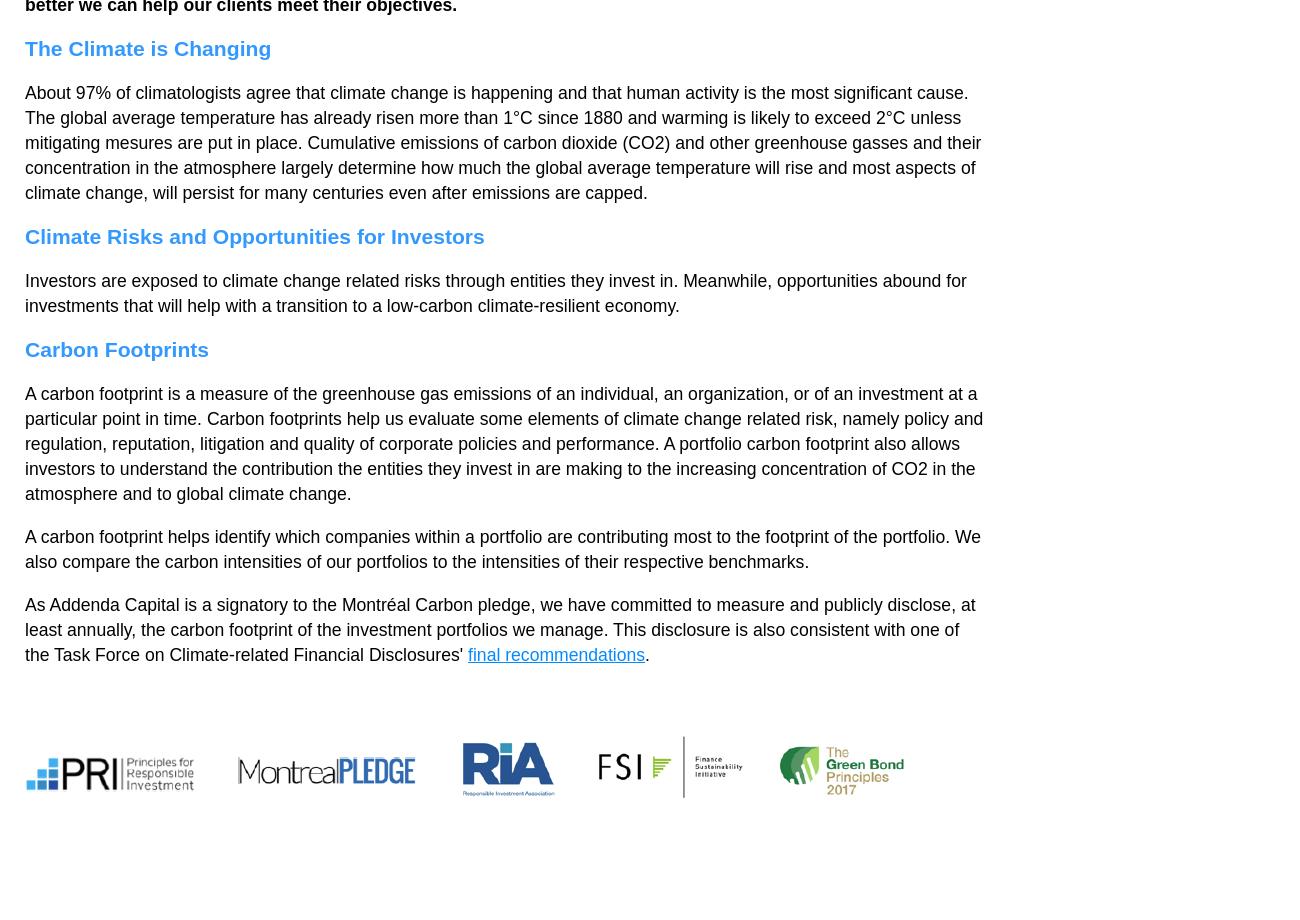 This screenshot has width=1300, height=920. What do you see at coordinates (23, 141) in the screenshot?
I see `'About 97% of climatologists agree that climate change is happening and that human activity is the most significant cause. The global average temperature has already risen more than 1°C since 1880 and warming is likely to exceed 2°C unless mitigating mesures are put in place. Cumulative emissions of carbon dioxide (CO2) and other greenhouse gasses and their concentration in the atmosphere largely determine how much the global average temperature will rise and most aspects of climate change, will persist for many centuries even after emissions are capped.'` at bounding box center [23, 141].